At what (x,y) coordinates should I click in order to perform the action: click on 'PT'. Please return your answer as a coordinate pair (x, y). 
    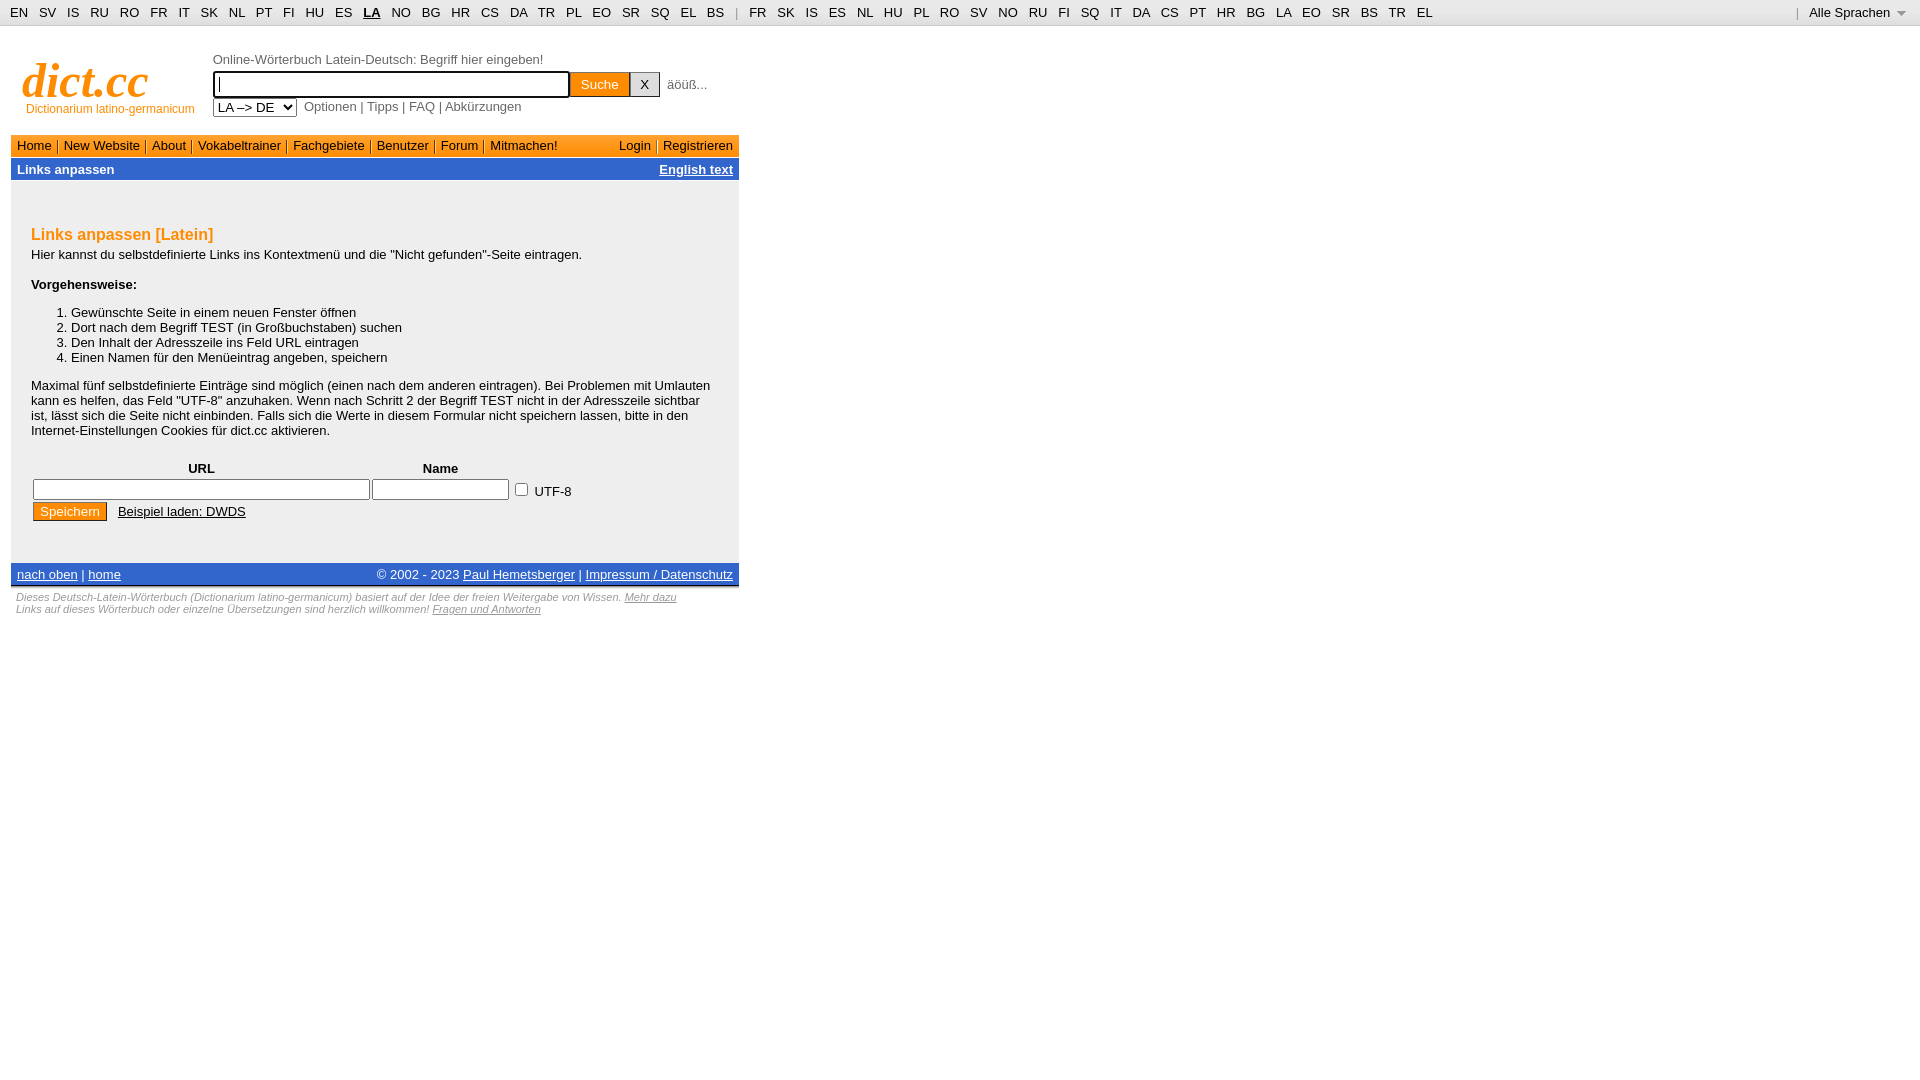
    Looking at the image, I should click on (1190, 12).